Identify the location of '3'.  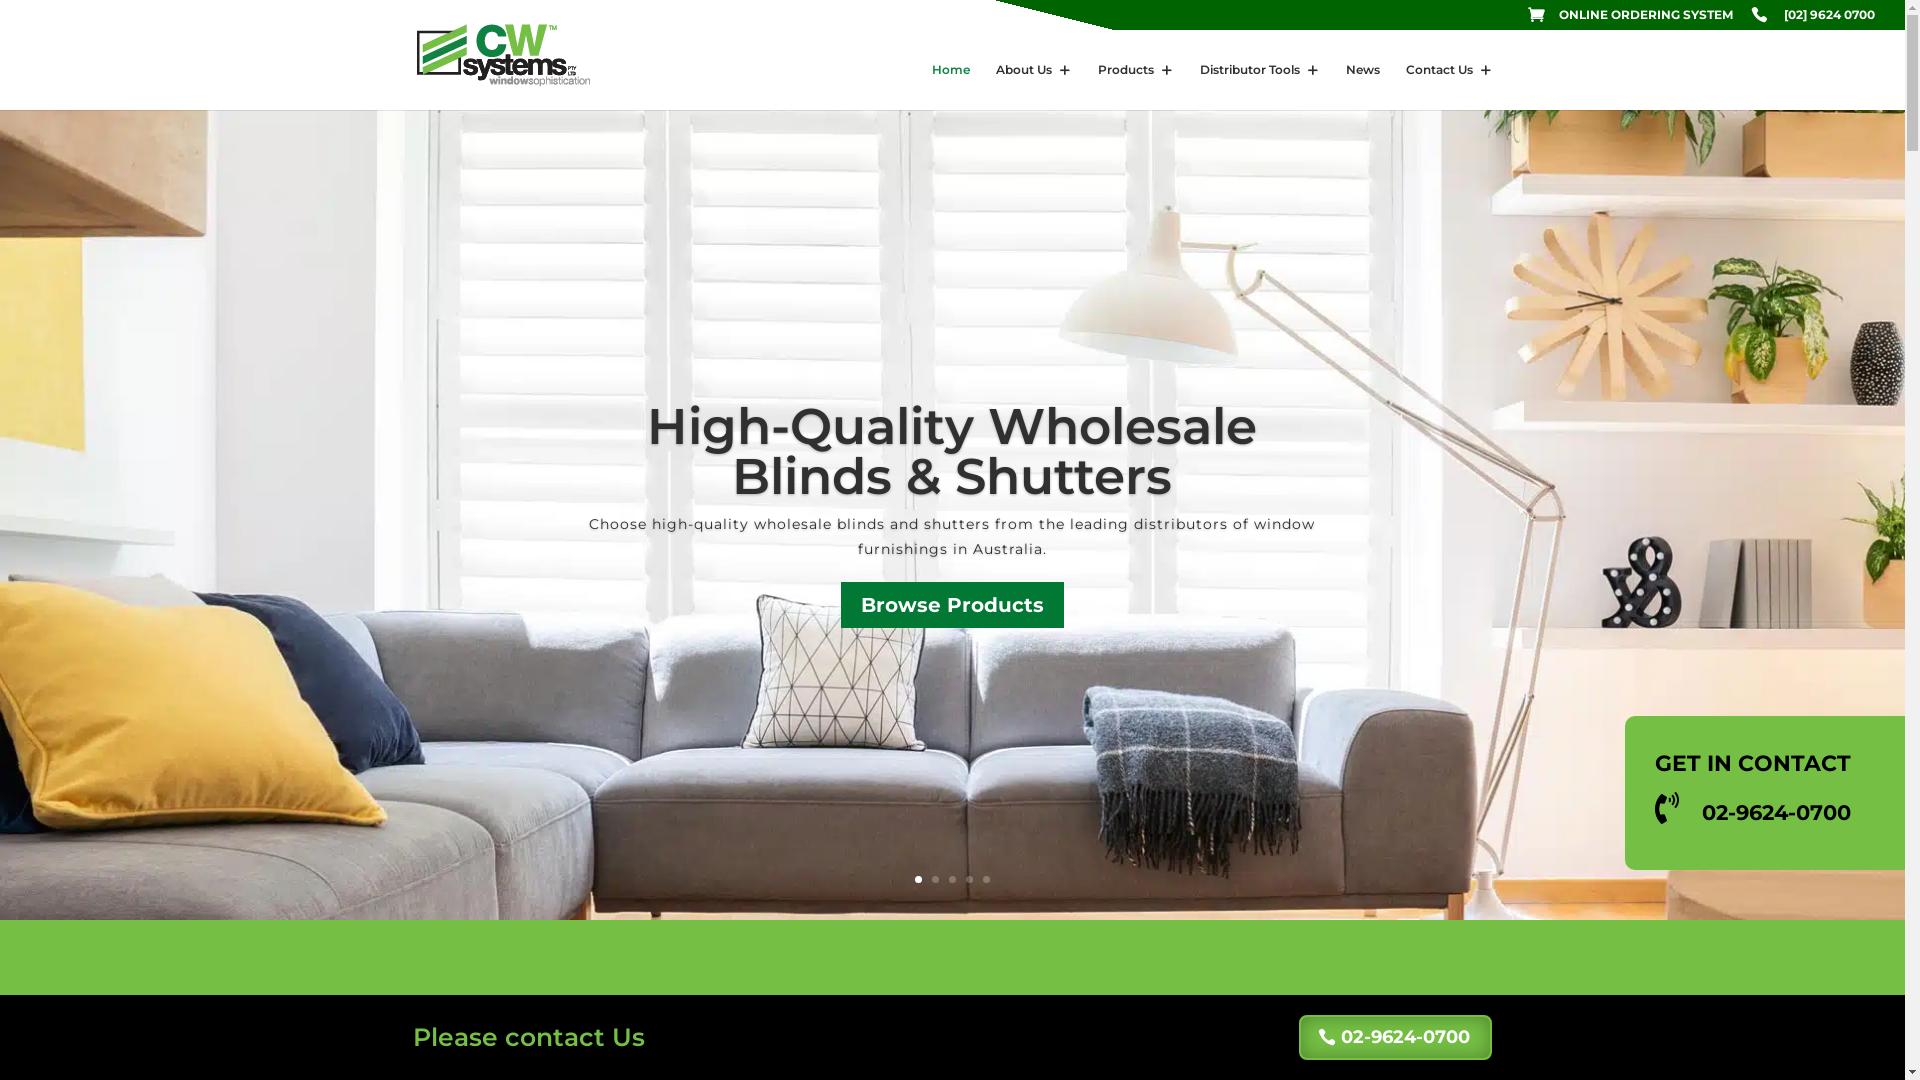
(951, 878).